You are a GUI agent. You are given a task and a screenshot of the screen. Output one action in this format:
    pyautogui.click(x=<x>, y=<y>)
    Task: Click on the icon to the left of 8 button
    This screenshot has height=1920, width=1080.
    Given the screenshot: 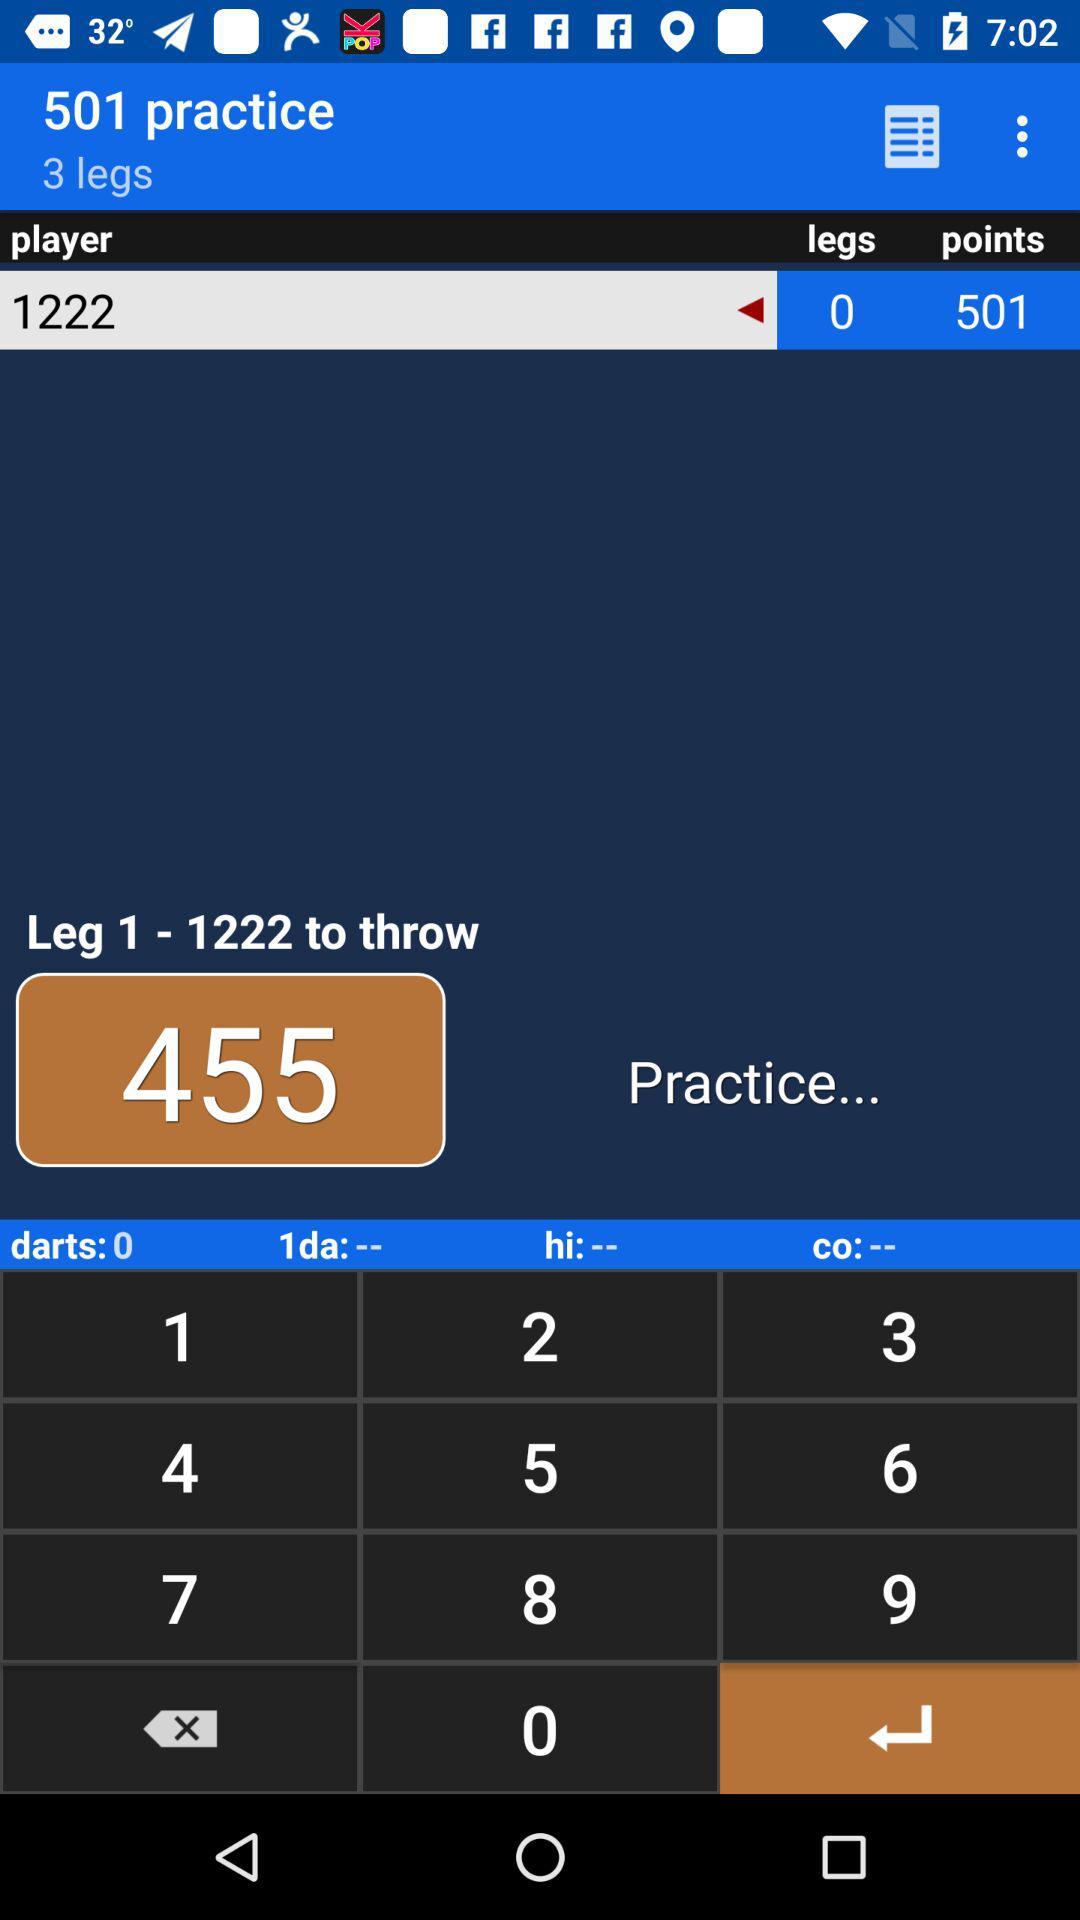 What is the action you would take?
    pyautogui.click(x=180, y=1727)
    